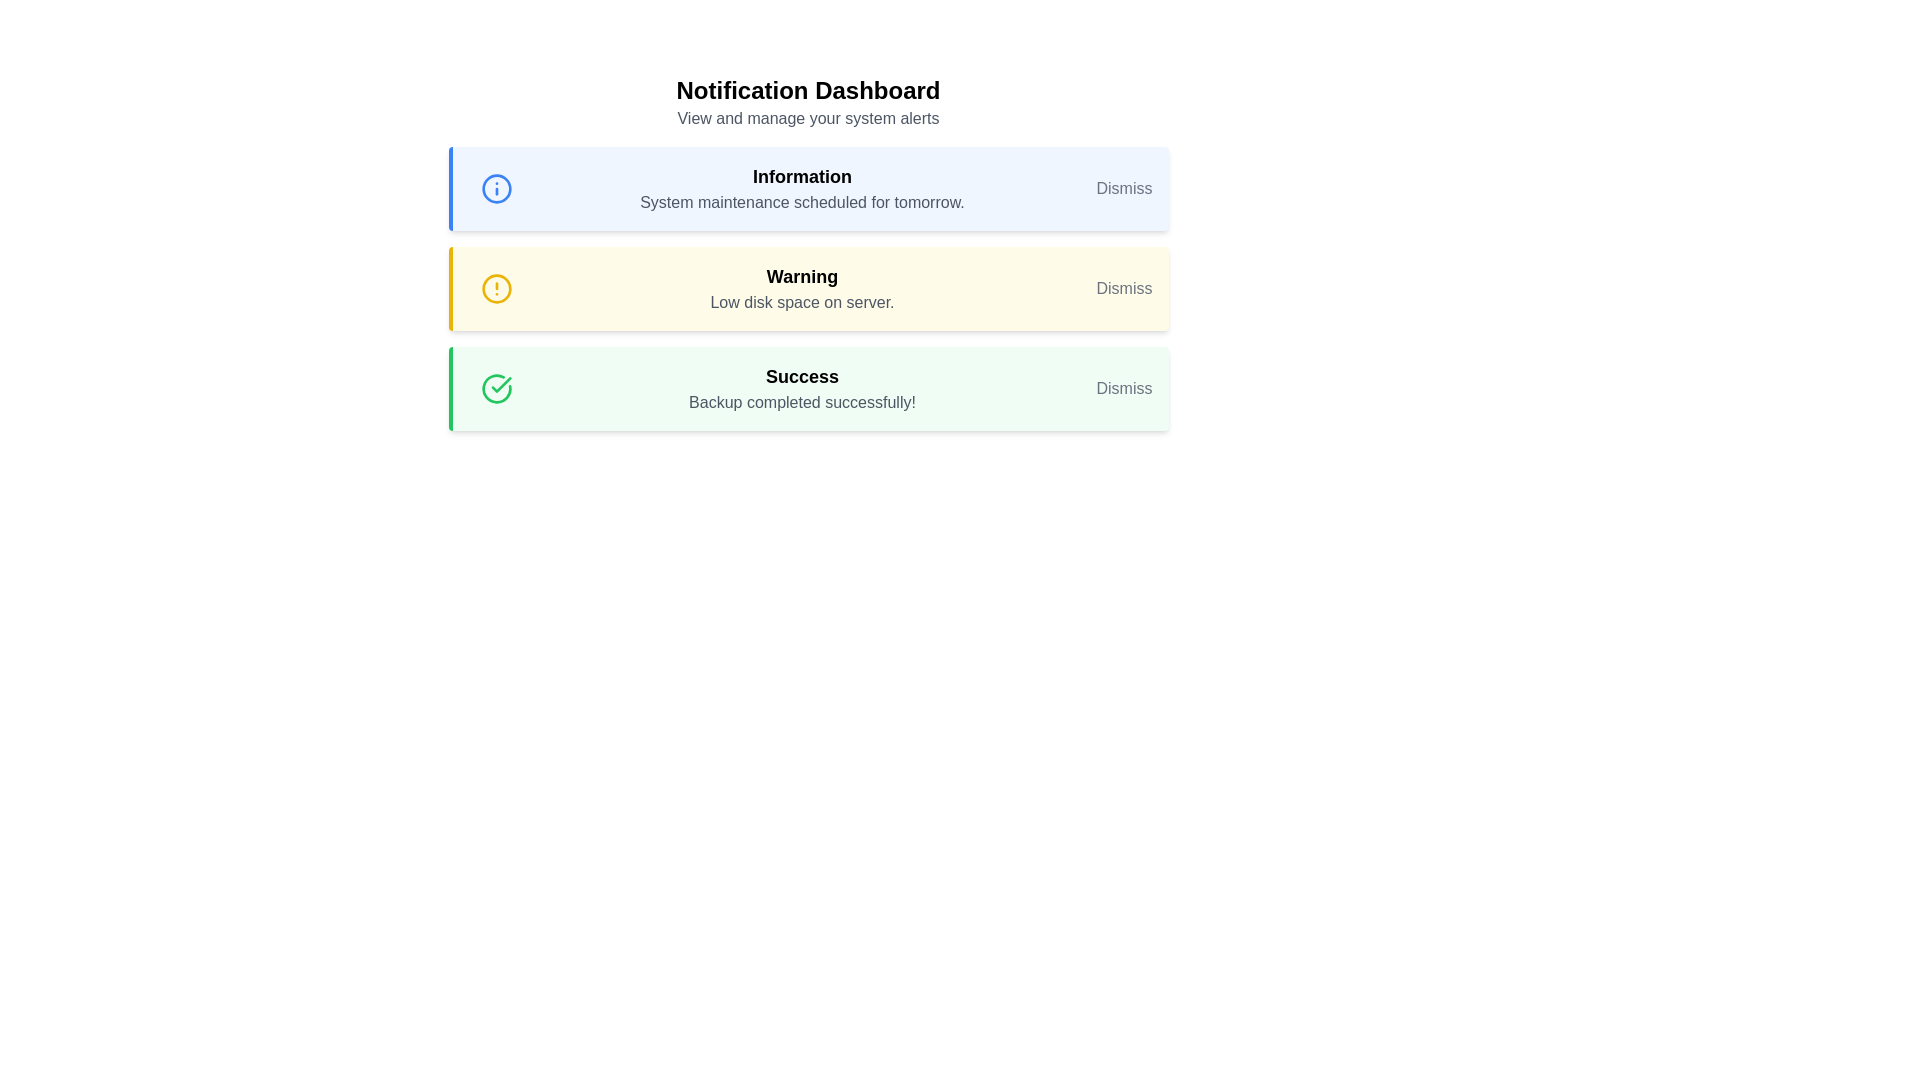 Image resolution: width=1920 pixels, height=1080 pixels. Describe the element at coordinates (808, 103) in the screenshot. I see `the Text block containing the heading 'Notification Dashboard' and subtitle 'View and manage your system alerts', which is located at the top of the page` at that location.